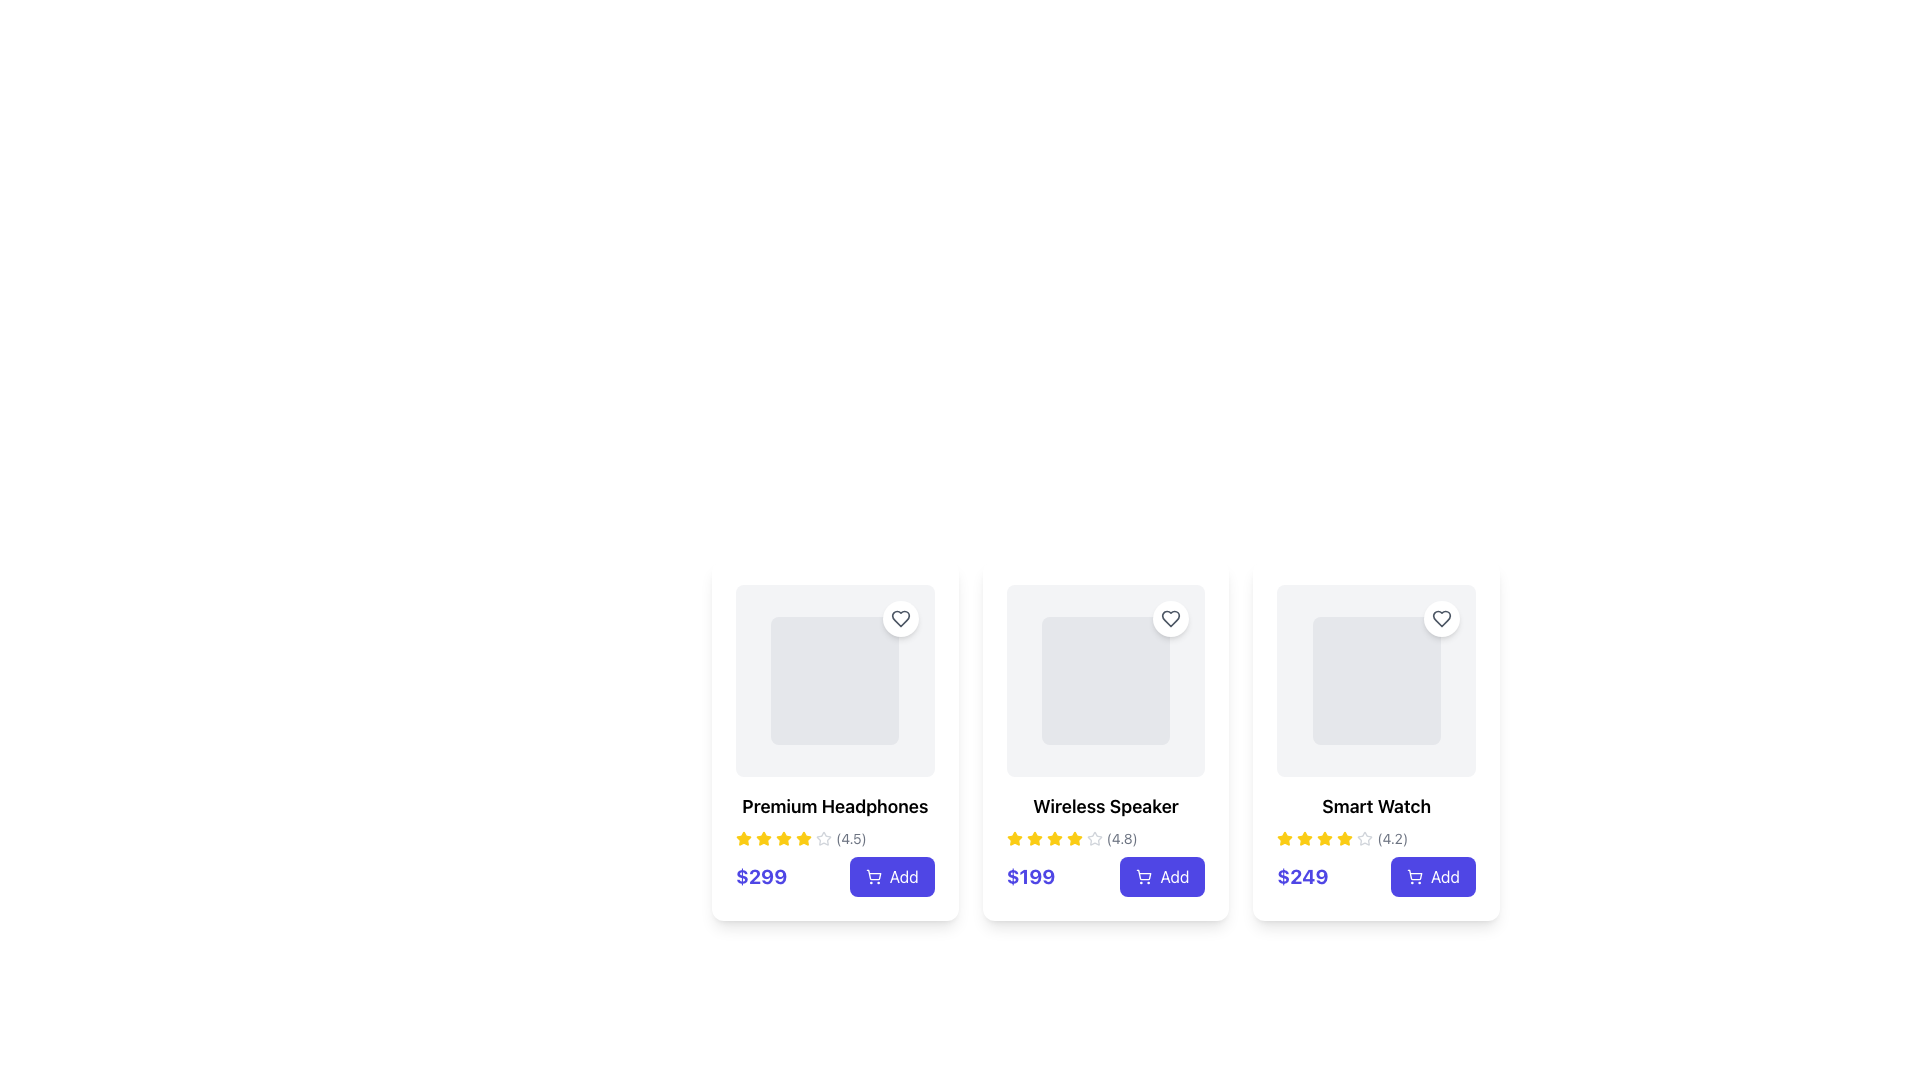  What do you see at coordinates (1441, 617) in the screenshot?
I see `the heart-shaped icon in the top-right corner of the 'Smart Watch' product card to mark the item as favorite` at bounding box center [1441, 617].